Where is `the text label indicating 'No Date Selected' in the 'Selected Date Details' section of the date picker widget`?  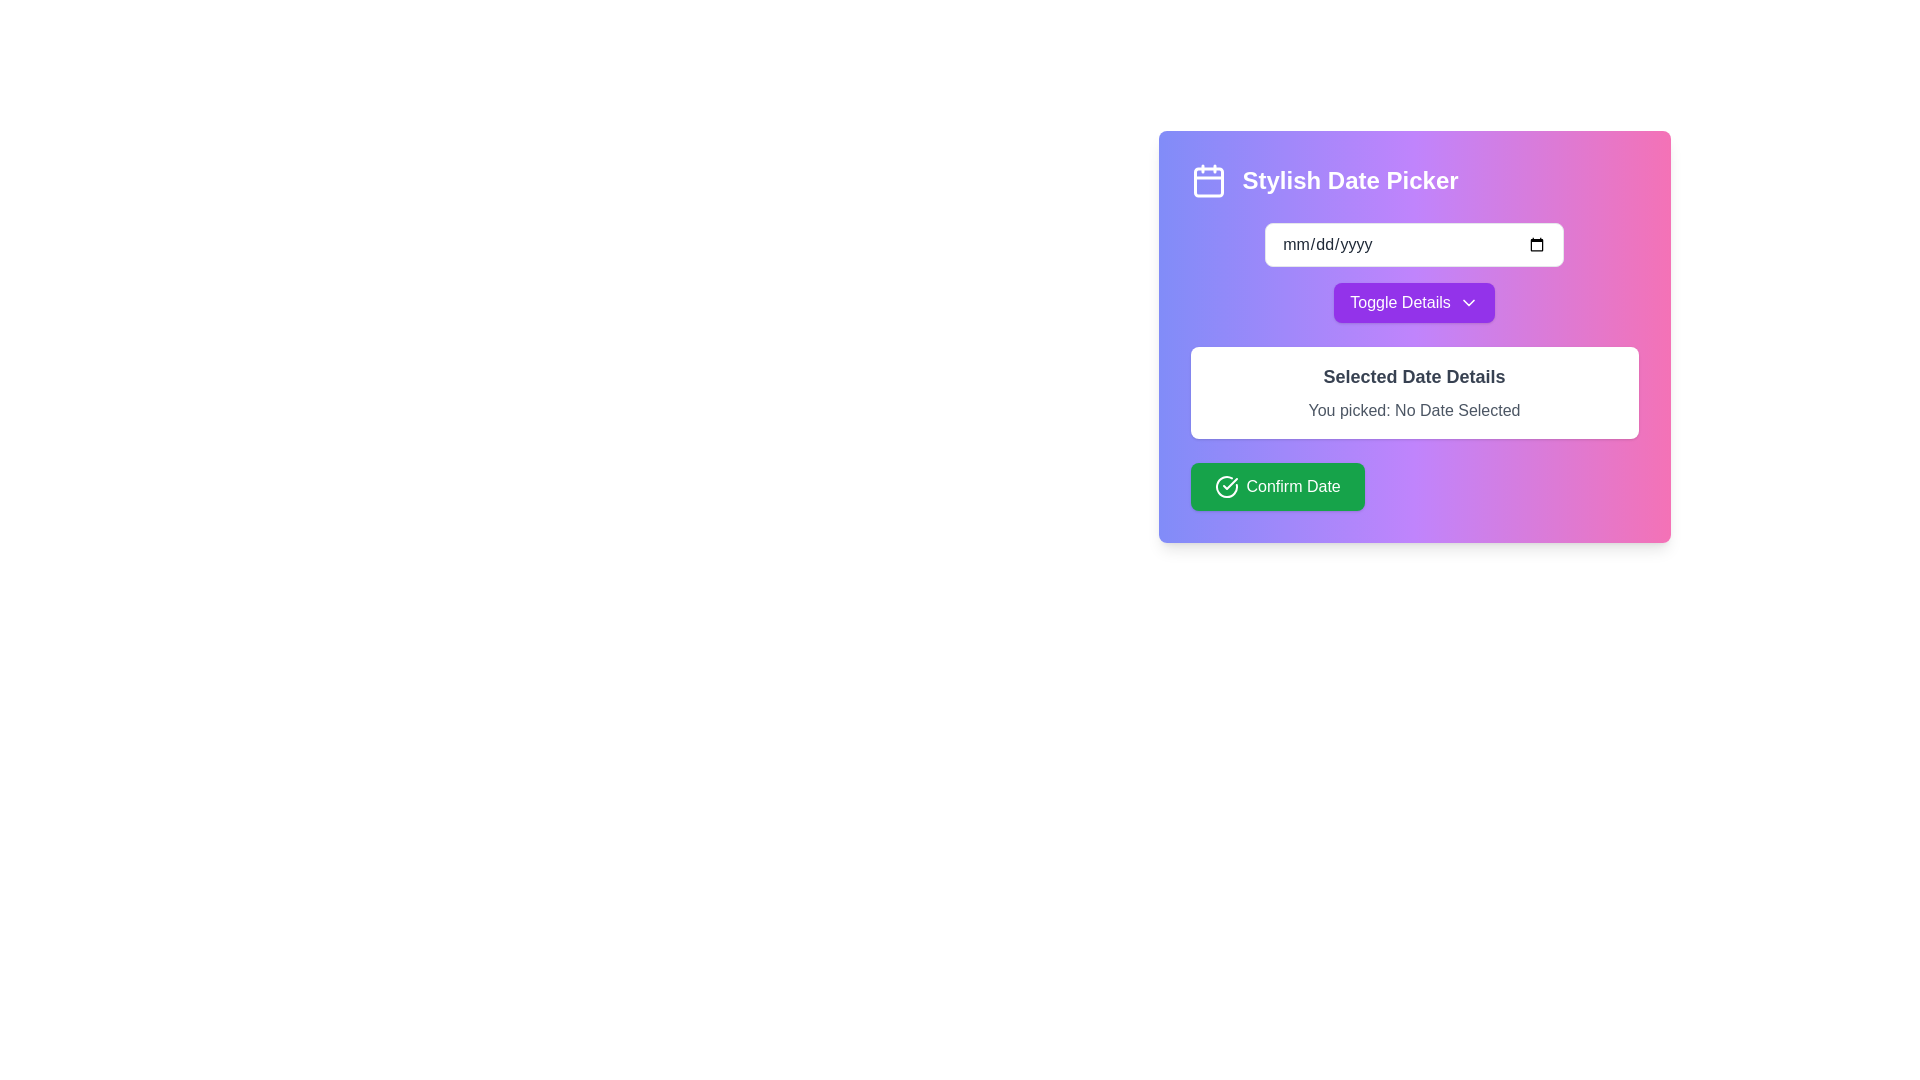 the text label indicating 'No Date Selected' in the 'Selected Date Details' section of the date picker widget is located at coordinates (1457, 409).